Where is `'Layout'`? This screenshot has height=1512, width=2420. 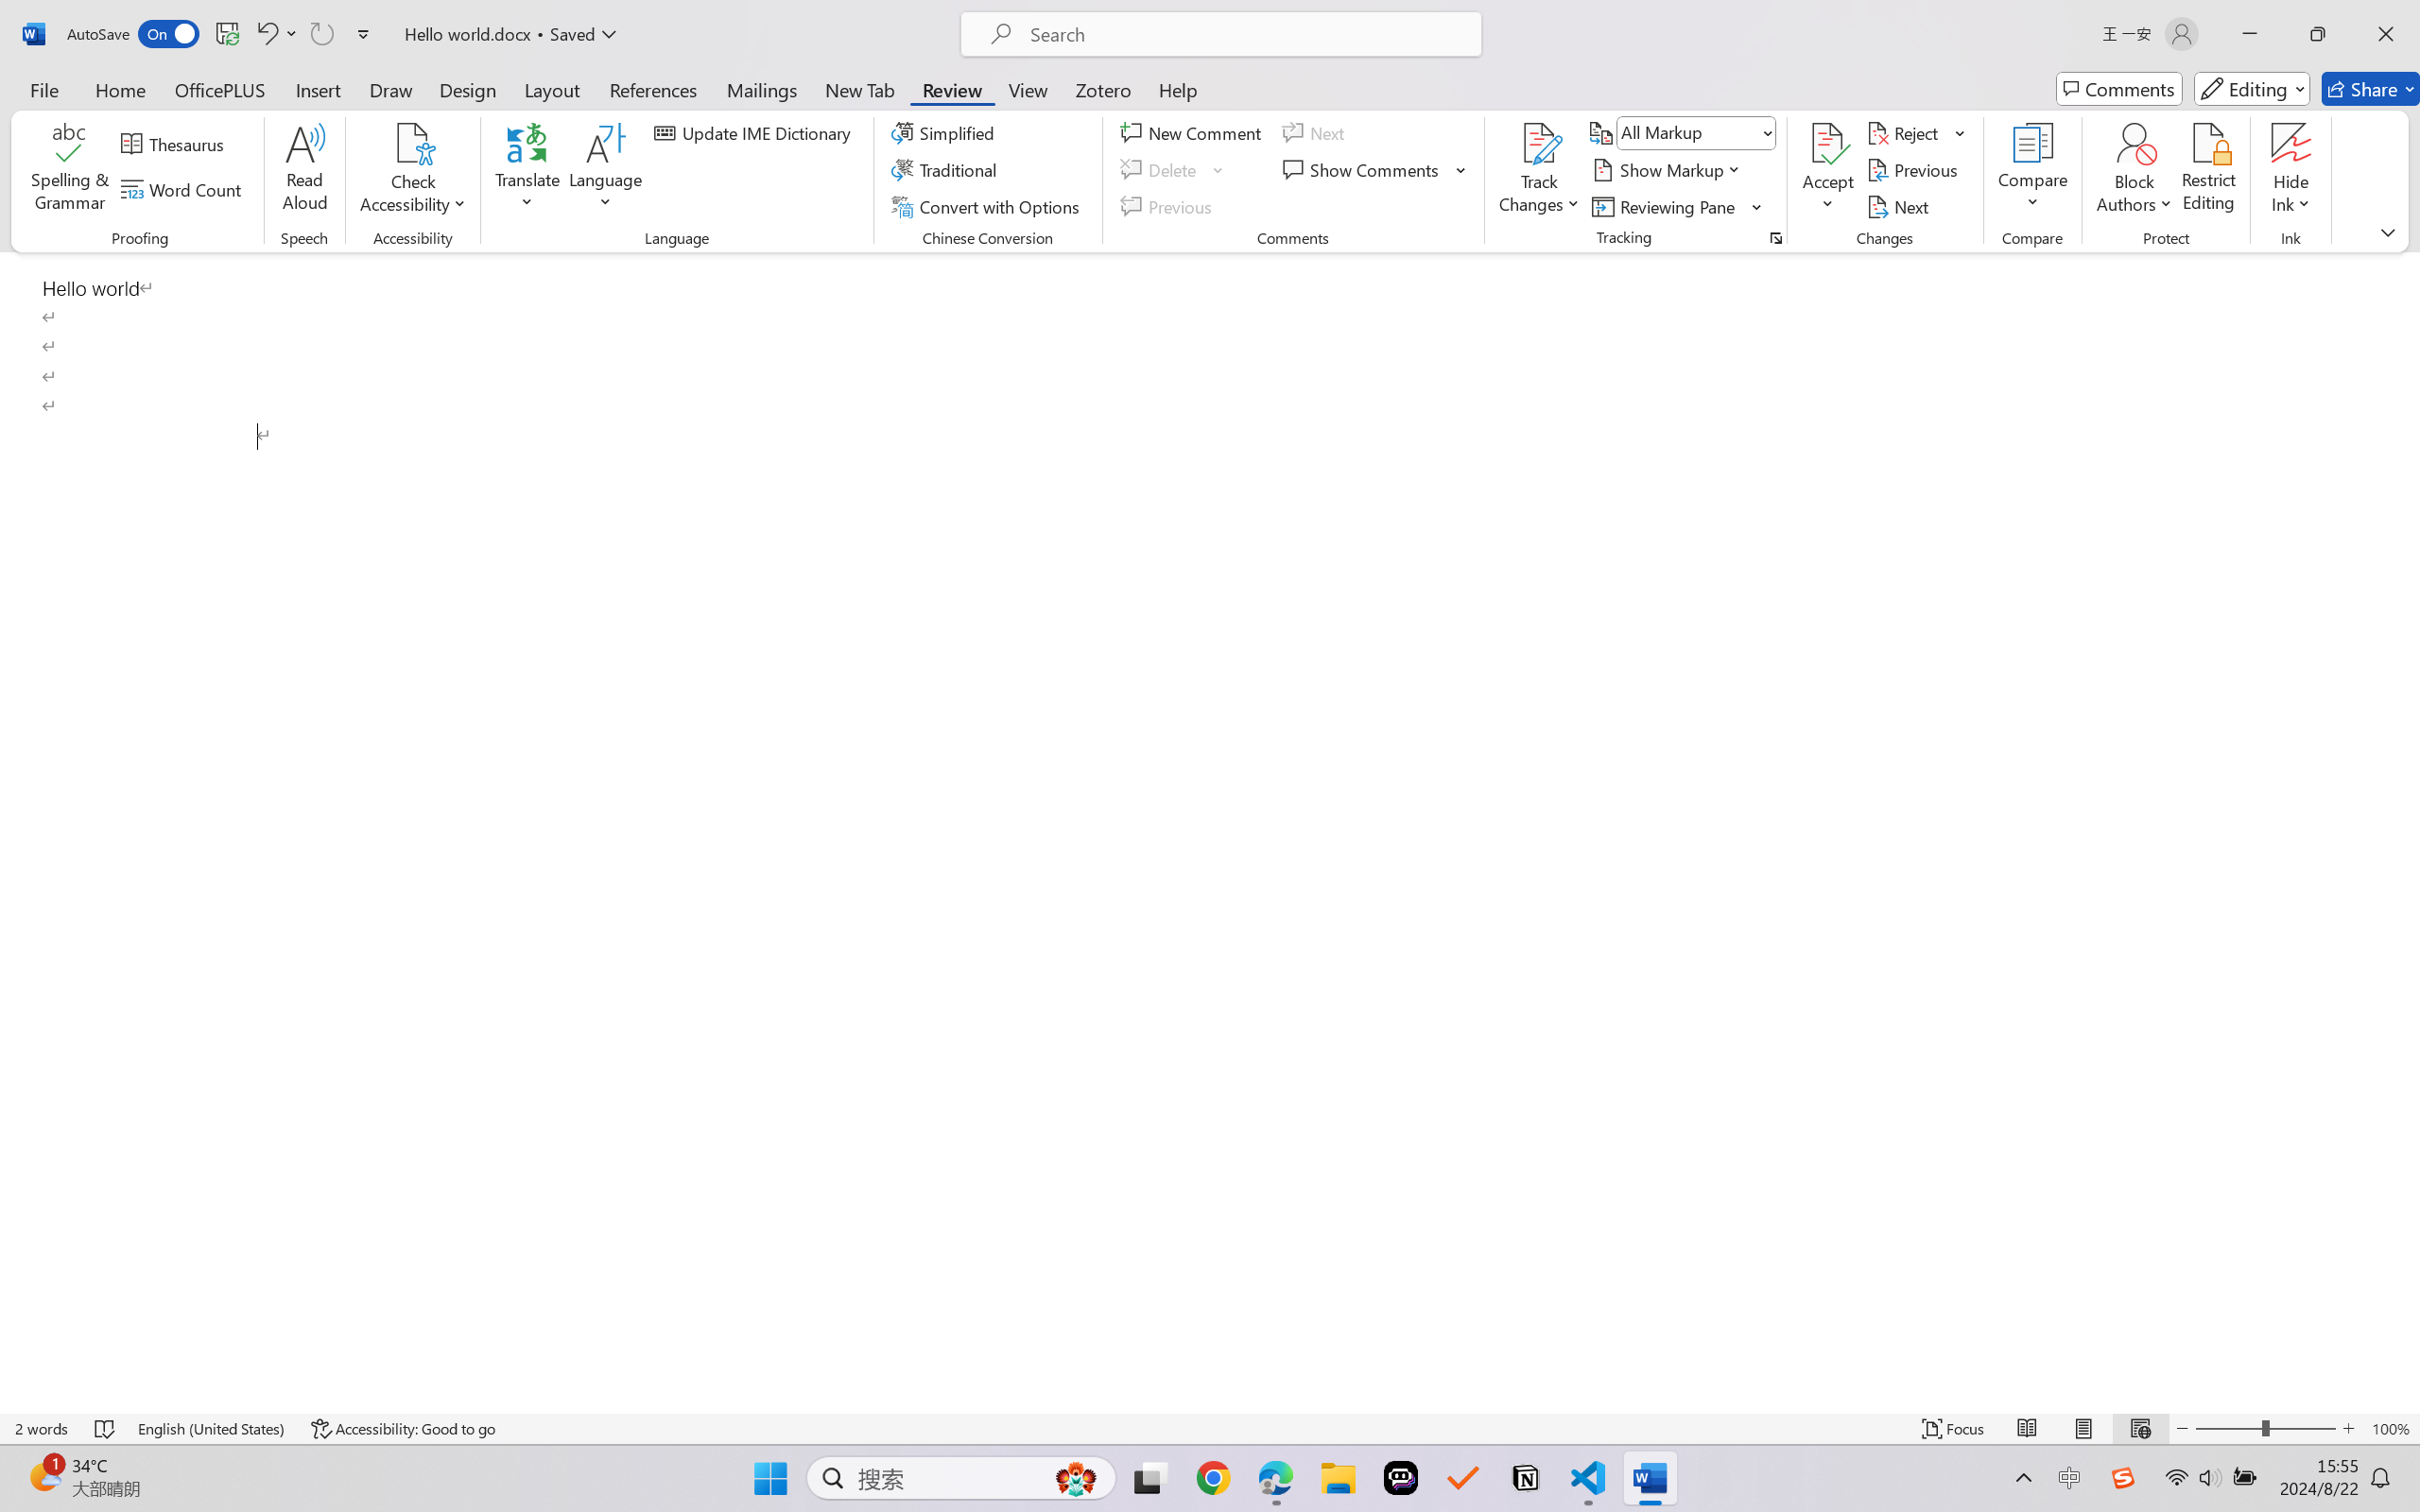
'Layout' is located at coordinates (550, 88).